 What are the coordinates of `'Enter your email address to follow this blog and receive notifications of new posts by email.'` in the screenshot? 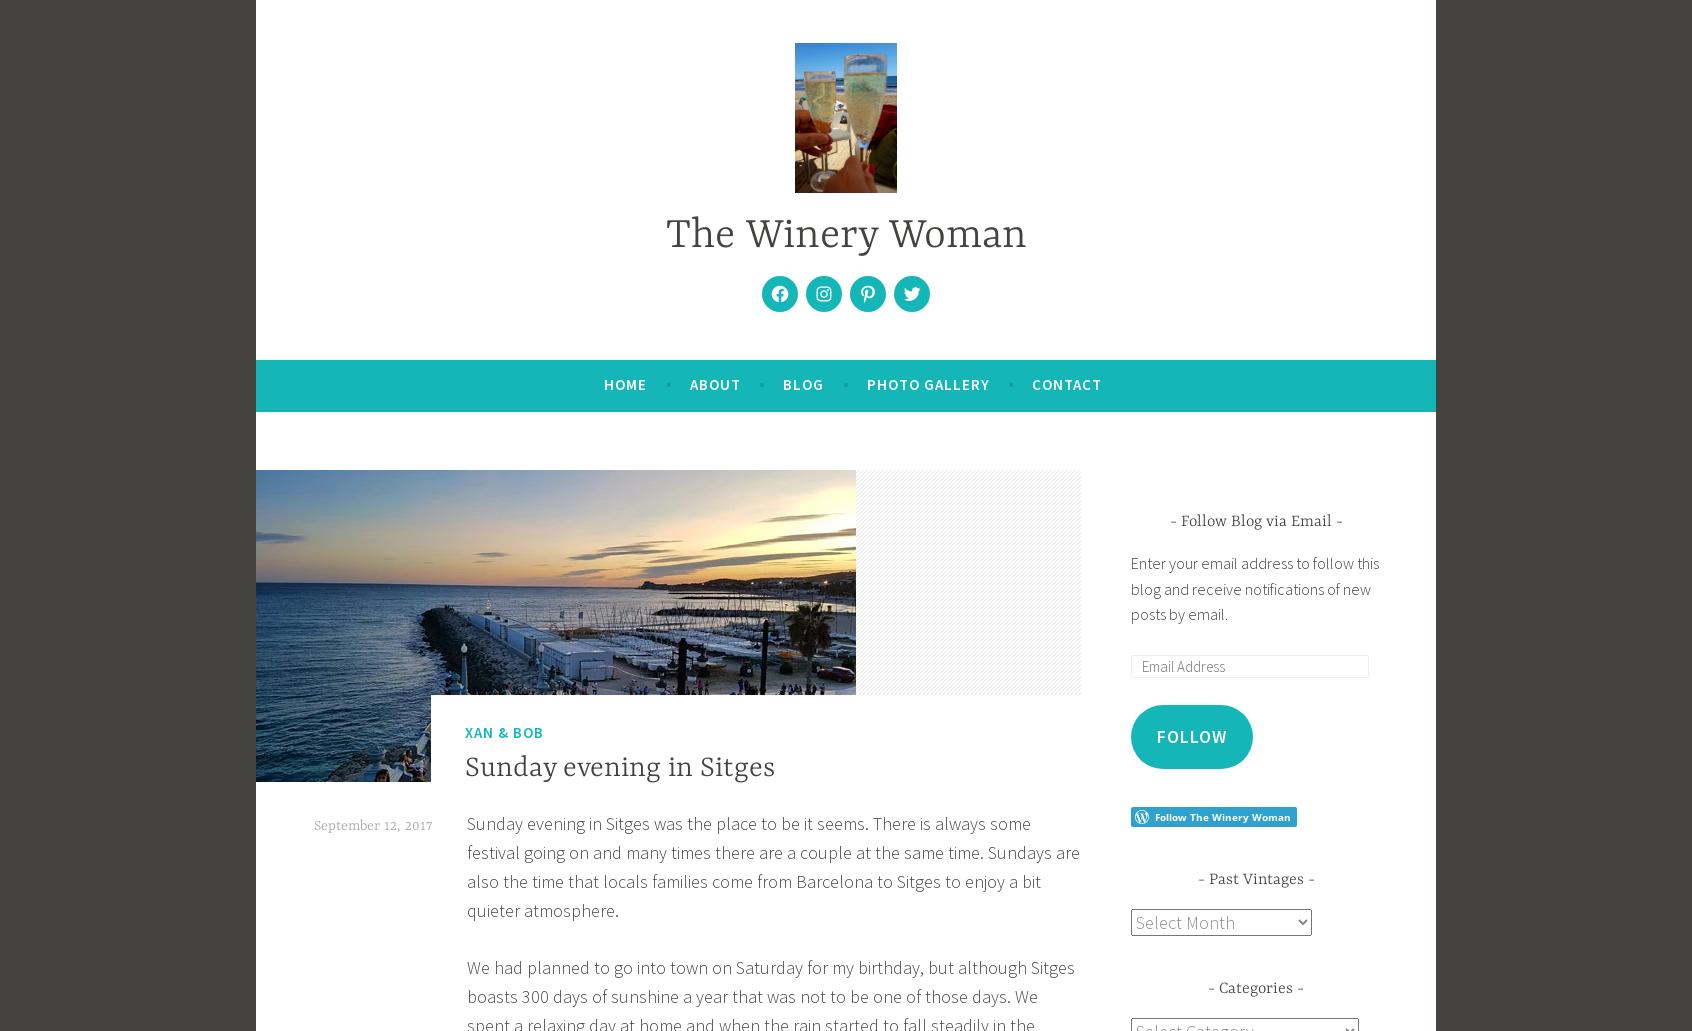 It's located at (1254, 587).